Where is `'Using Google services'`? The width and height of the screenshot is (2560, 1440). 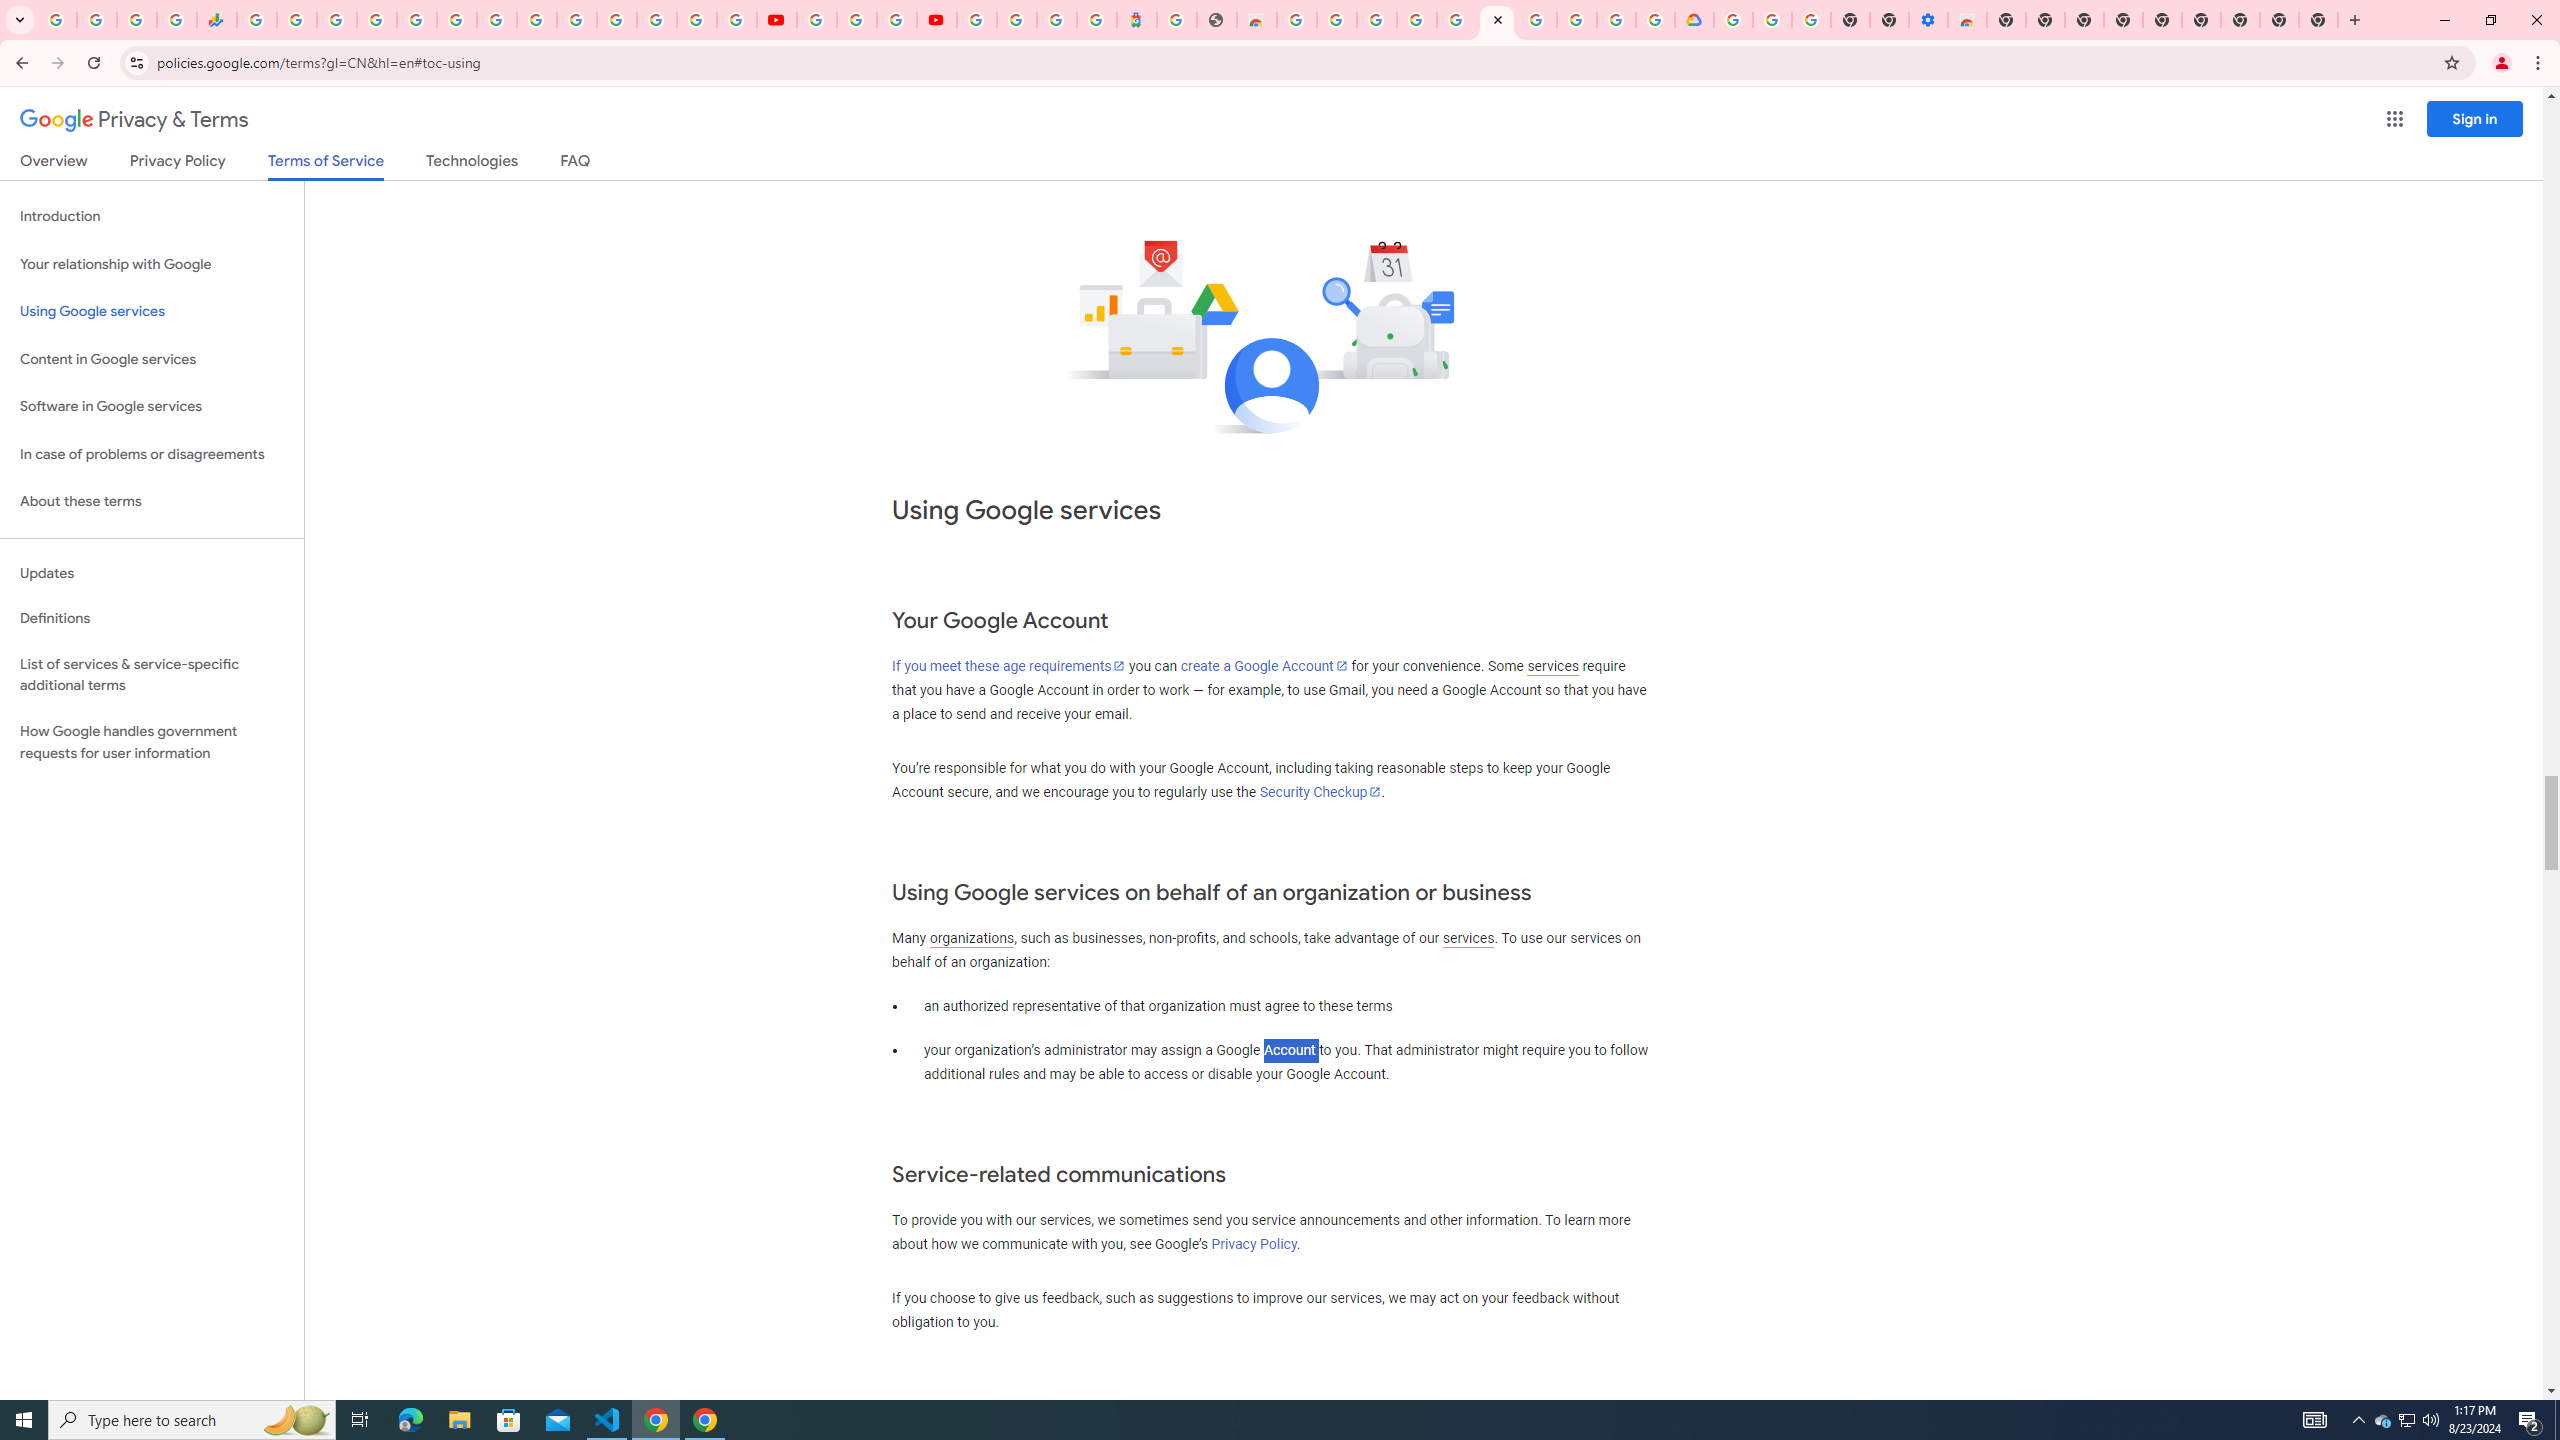
'Using Google services' is located at coordinates (151, 310).